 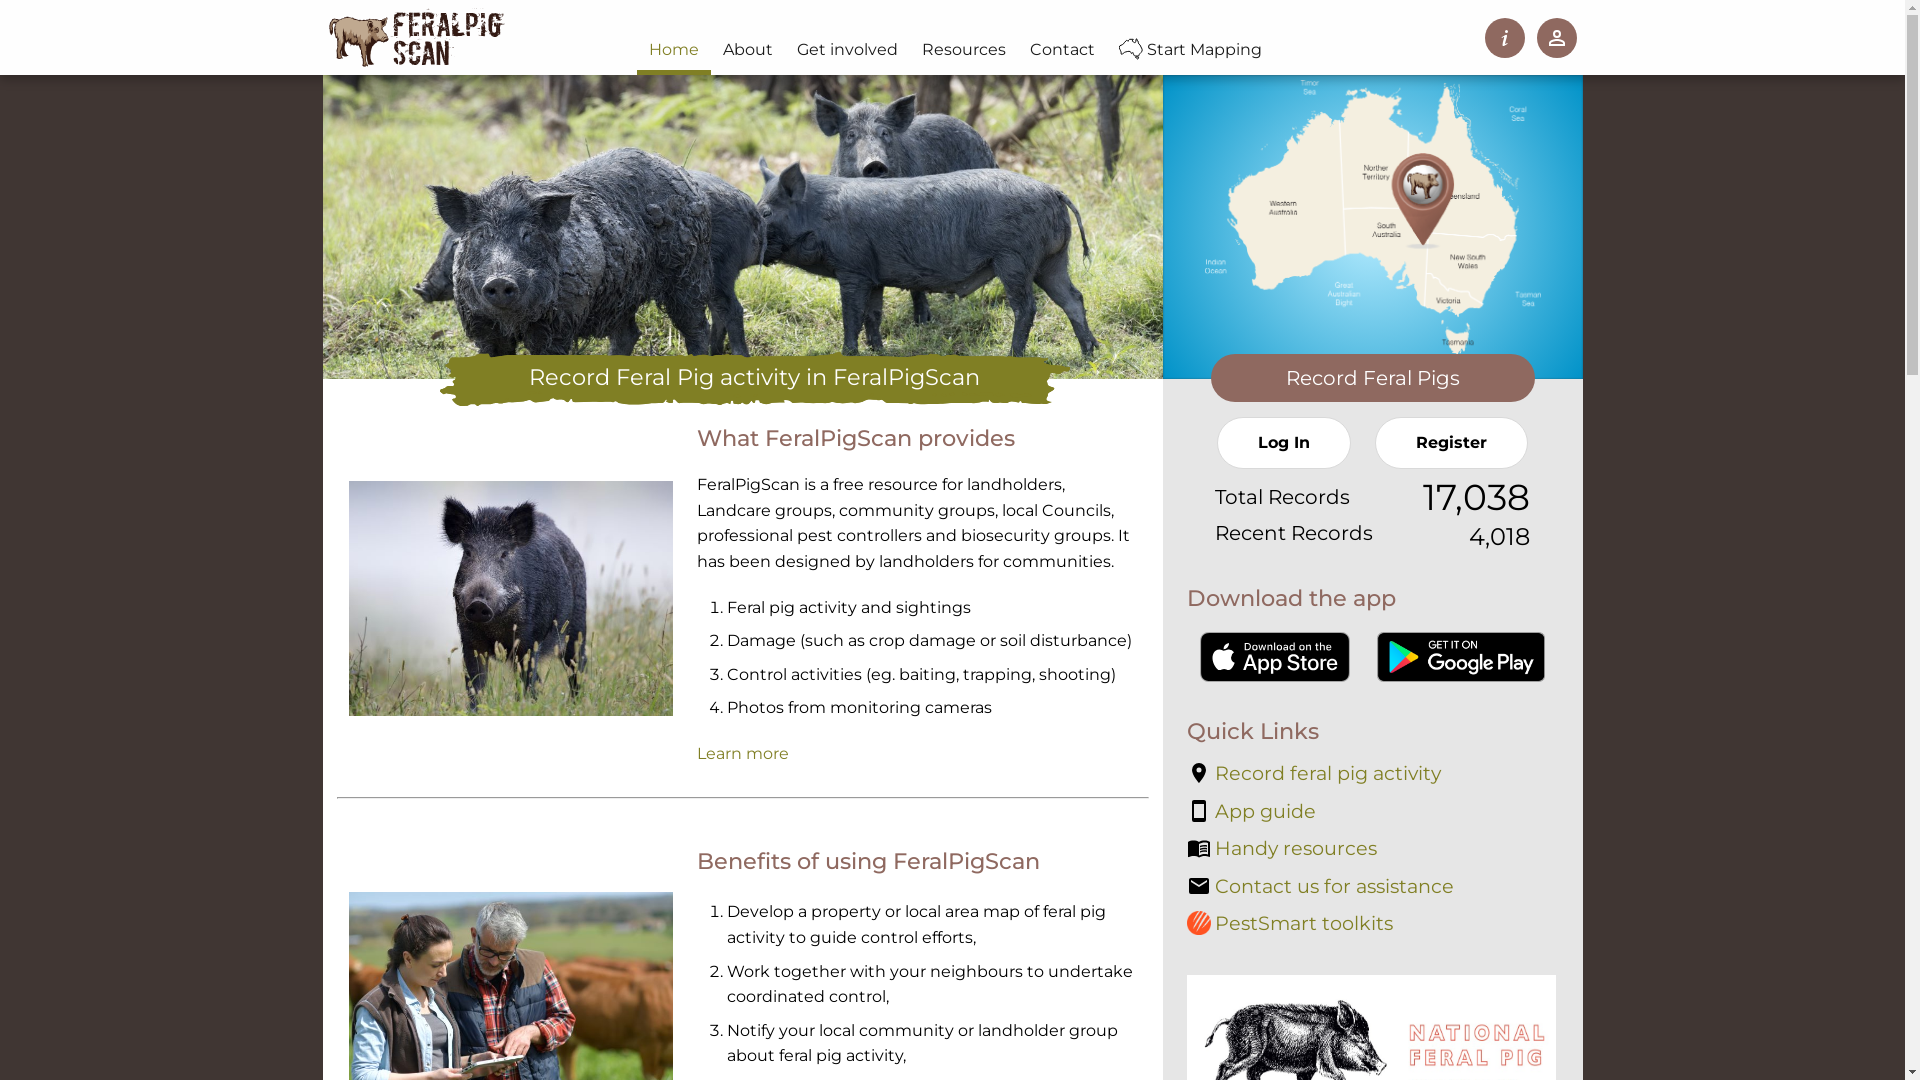 I want to click on 'PestSmart toolkits', so click(x=1289, y=924).